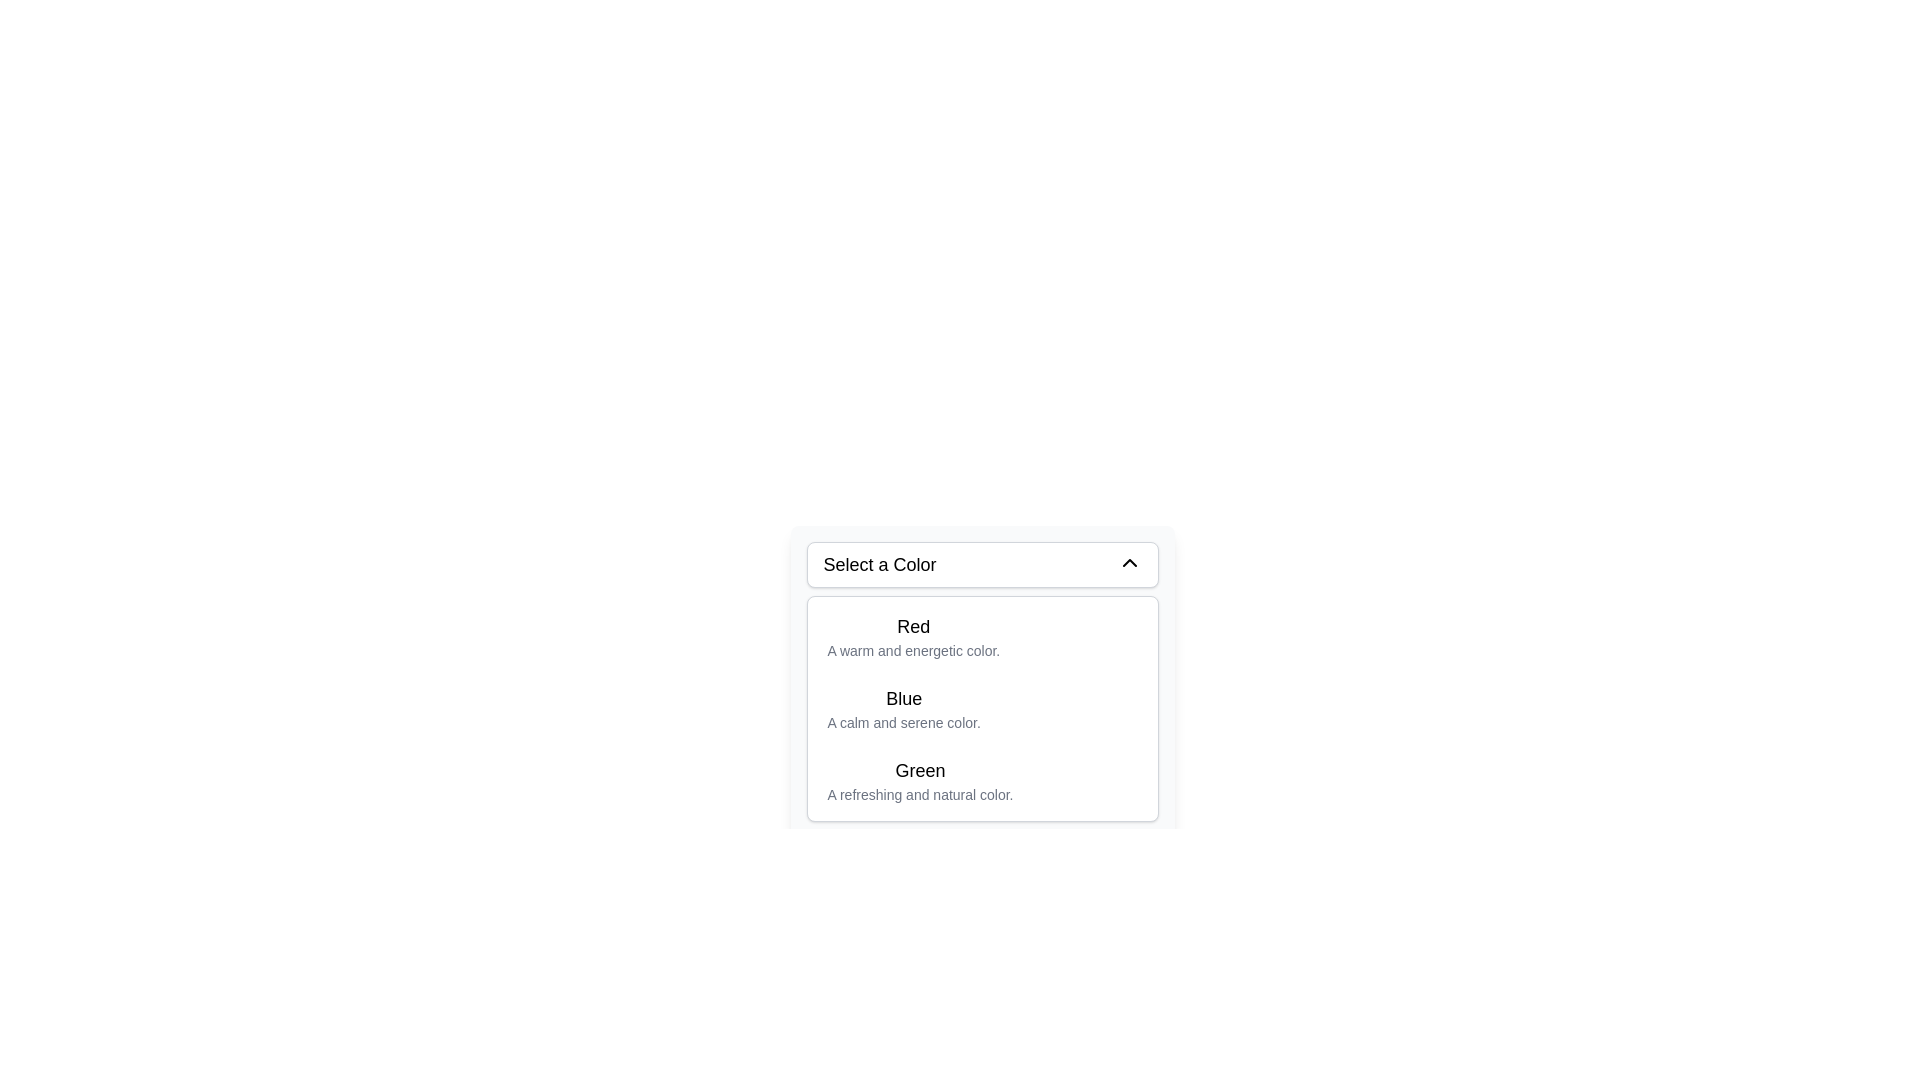 The image size is (1920, 1080). Describe the element at coordinates (903, 722) in the screenshot. I see `descriptive text 'A calm and serene color.' located below the 'Blue' color option in the 'Select a Color' dropdown menu` at that location.